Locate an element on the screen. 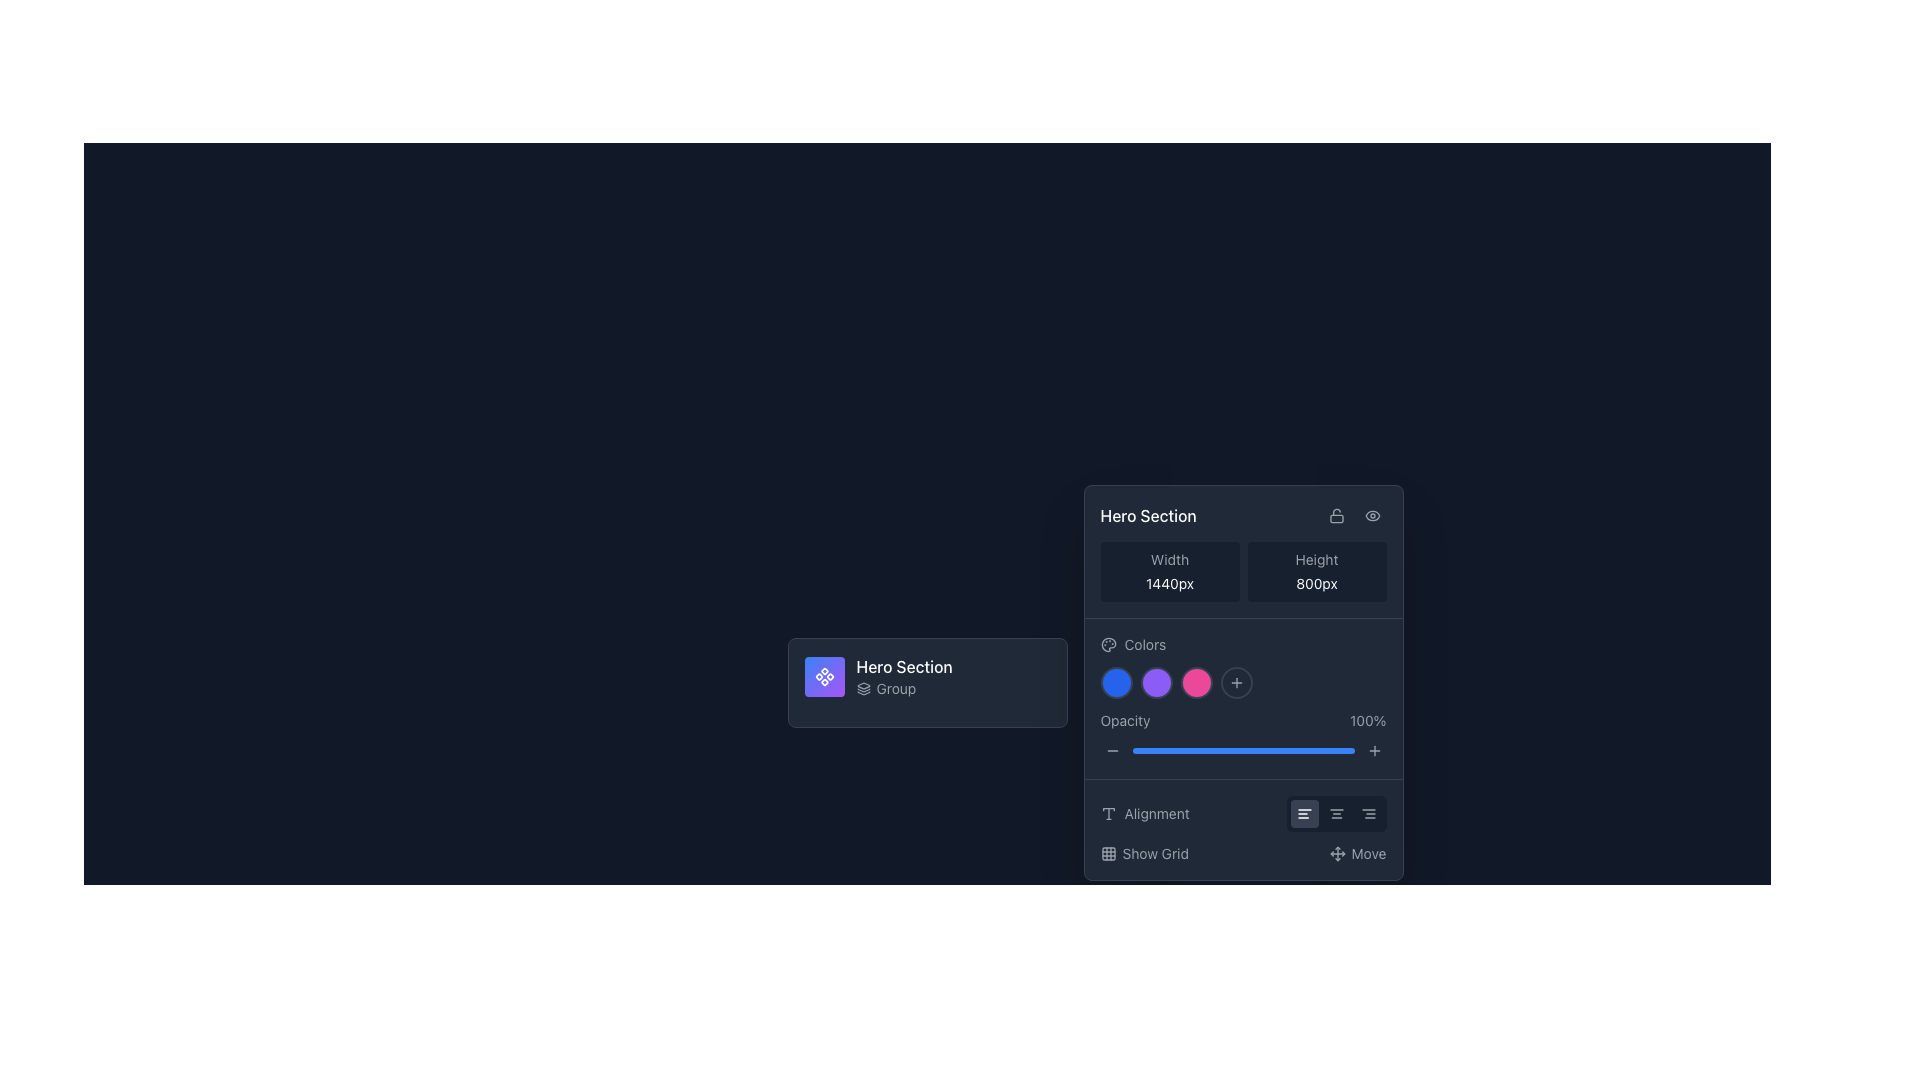 Image resolution: width=1920 pixels, height=1080 pixels. the eye icon in the upper-right corner of the 'Hero Section' panel, which is part of the Control group containing interactive icons is located at coordinates (1354, 515).